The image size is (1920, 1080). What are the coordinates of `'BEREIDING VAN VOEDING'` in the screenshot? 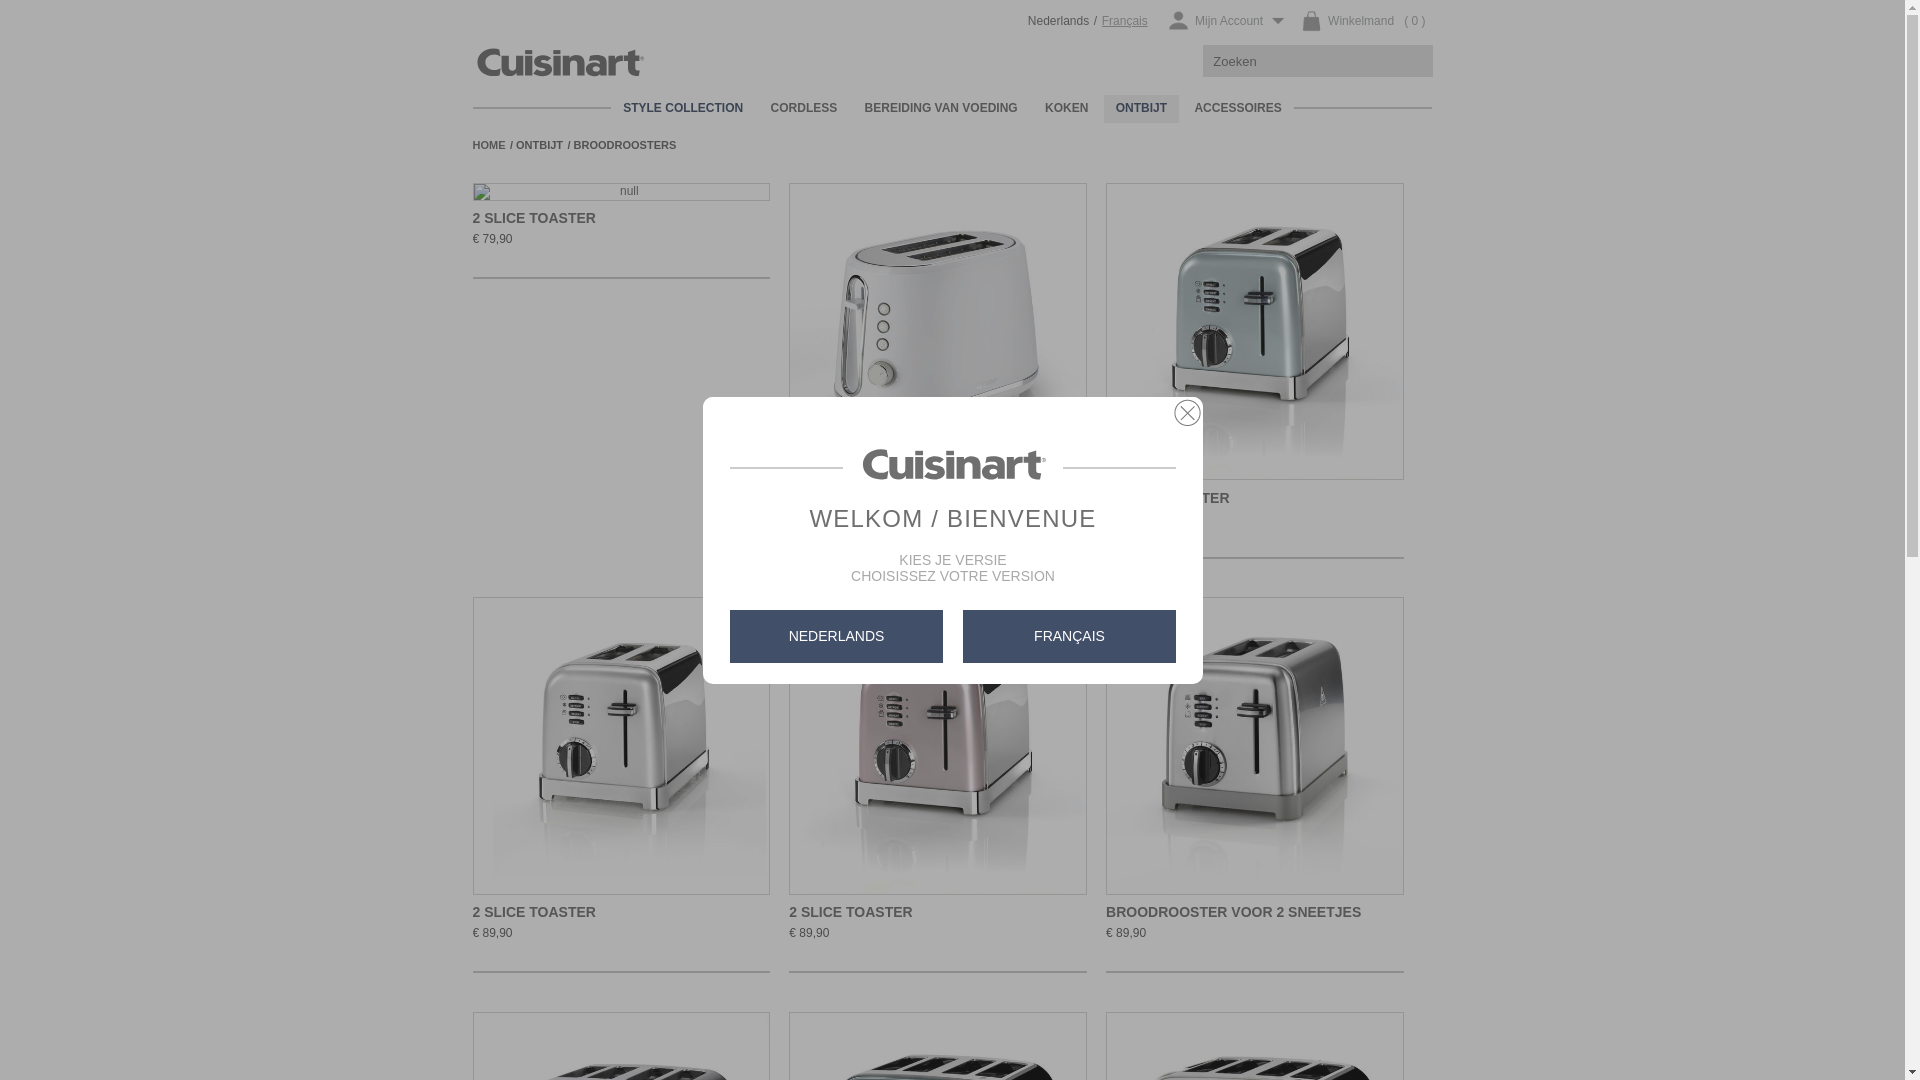 It's located at (940, 108).